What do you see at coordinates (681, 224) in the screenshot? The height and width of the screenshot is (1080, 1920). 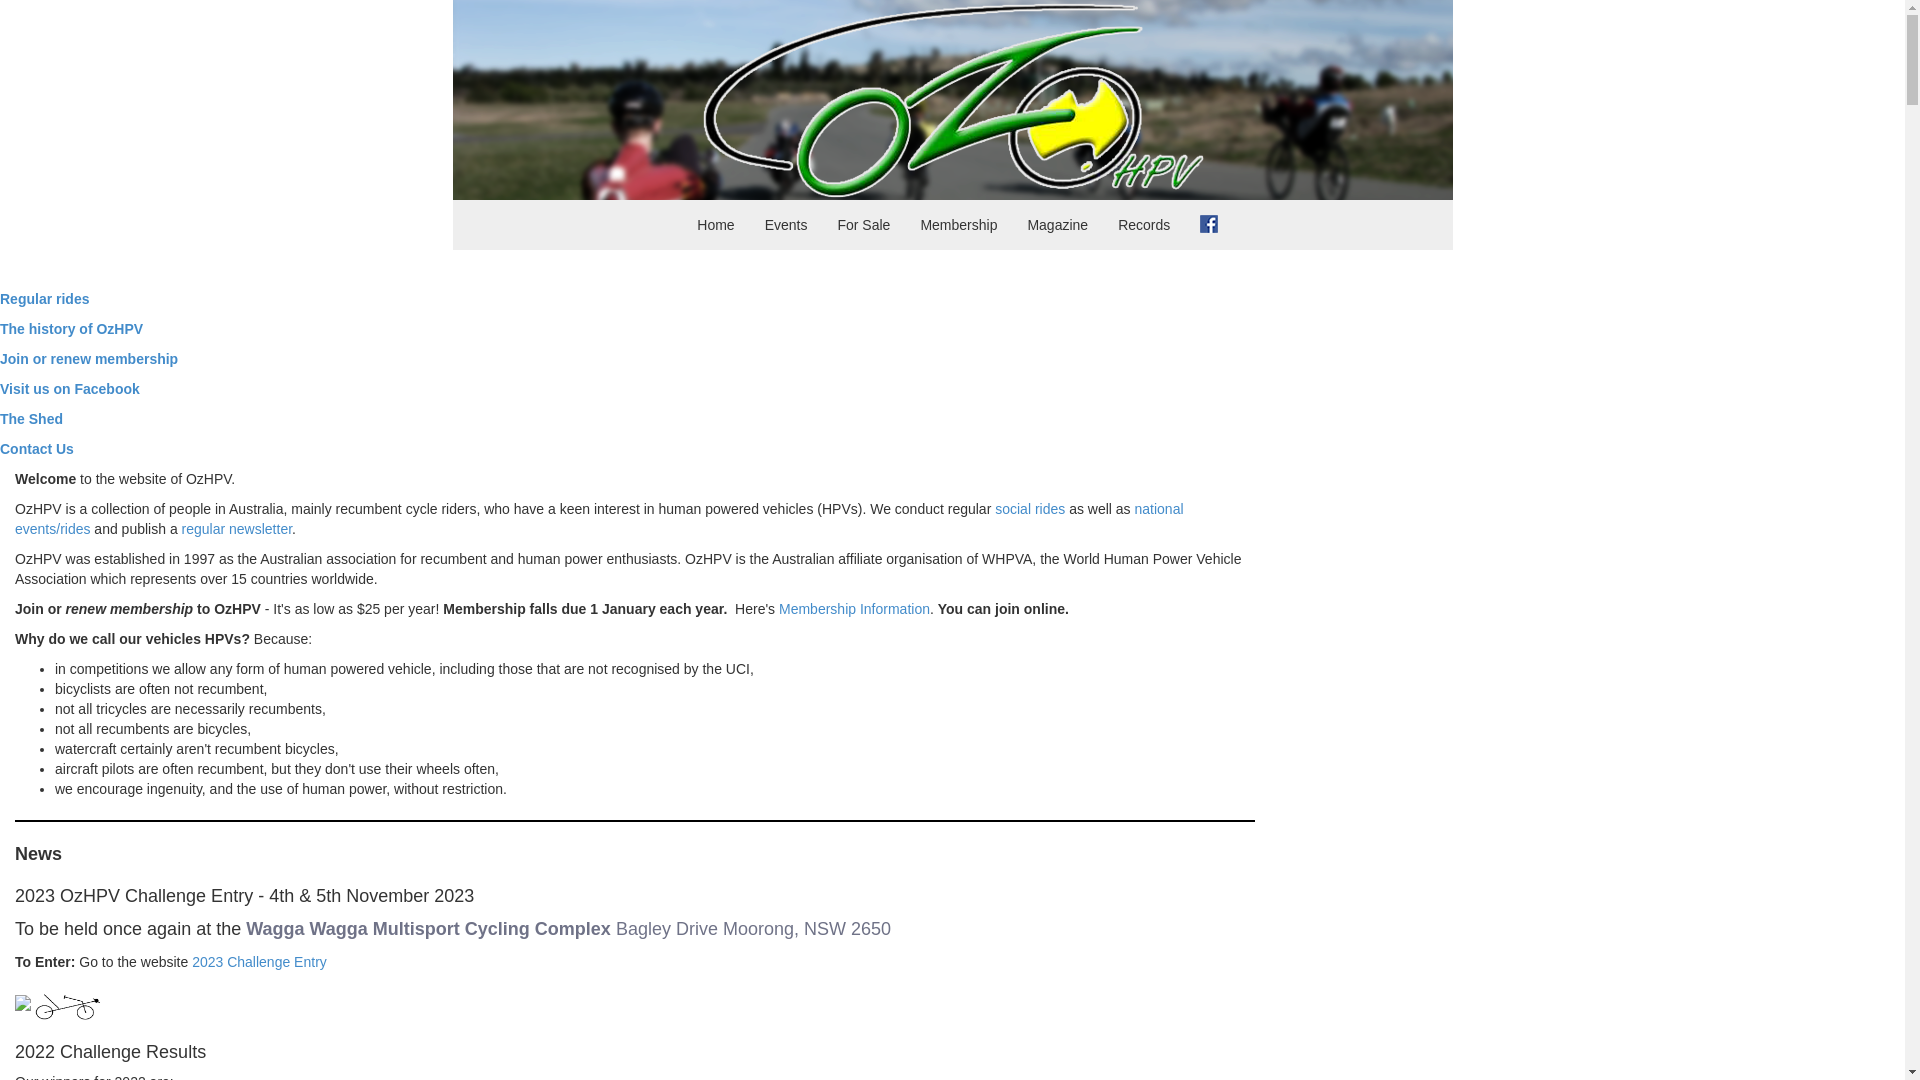 I see `'Home'` at bounding box center [681, 224].